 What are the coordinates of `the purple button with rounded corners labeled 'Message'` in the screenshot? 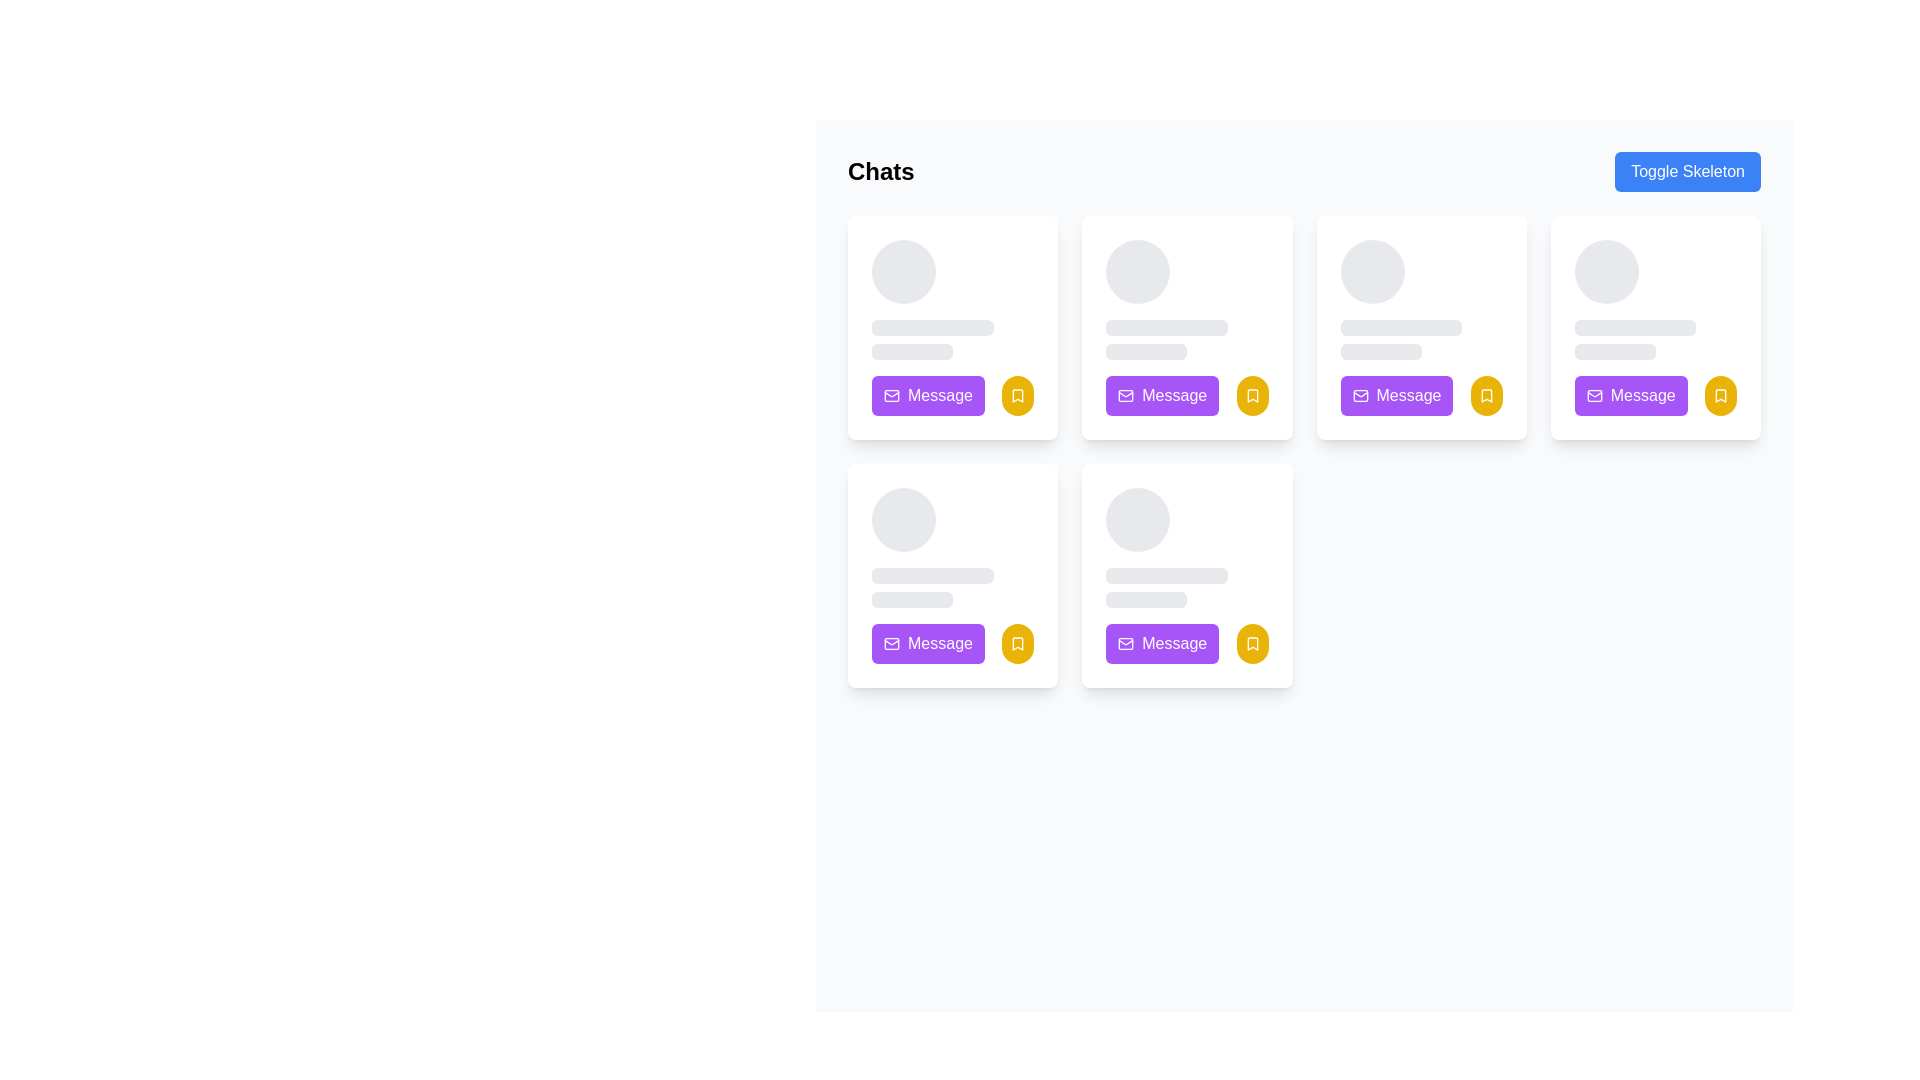 It's located at (1655, 396).